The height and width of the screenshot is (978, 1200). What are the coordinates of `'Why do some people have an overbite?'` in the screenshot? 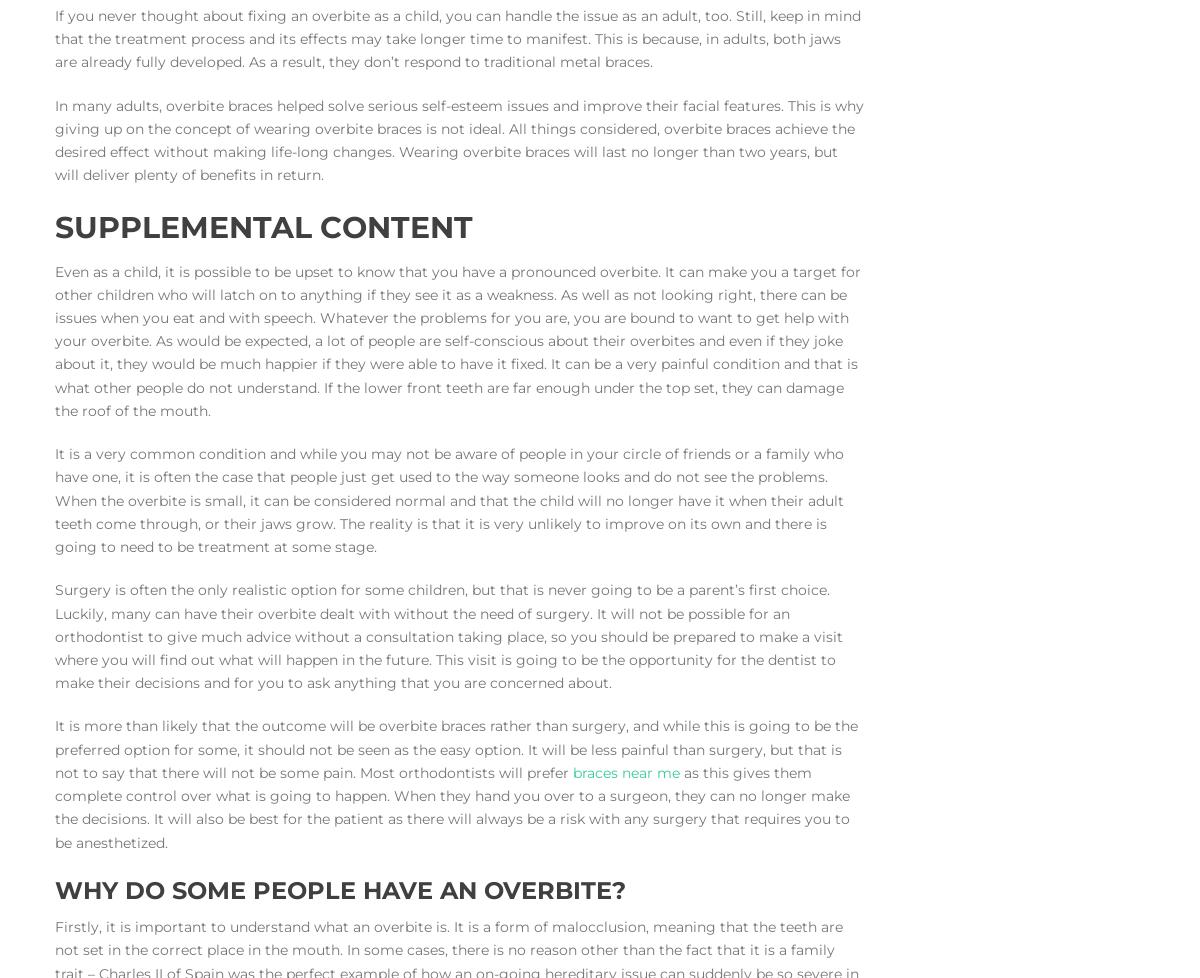 It's located at (340, 888).